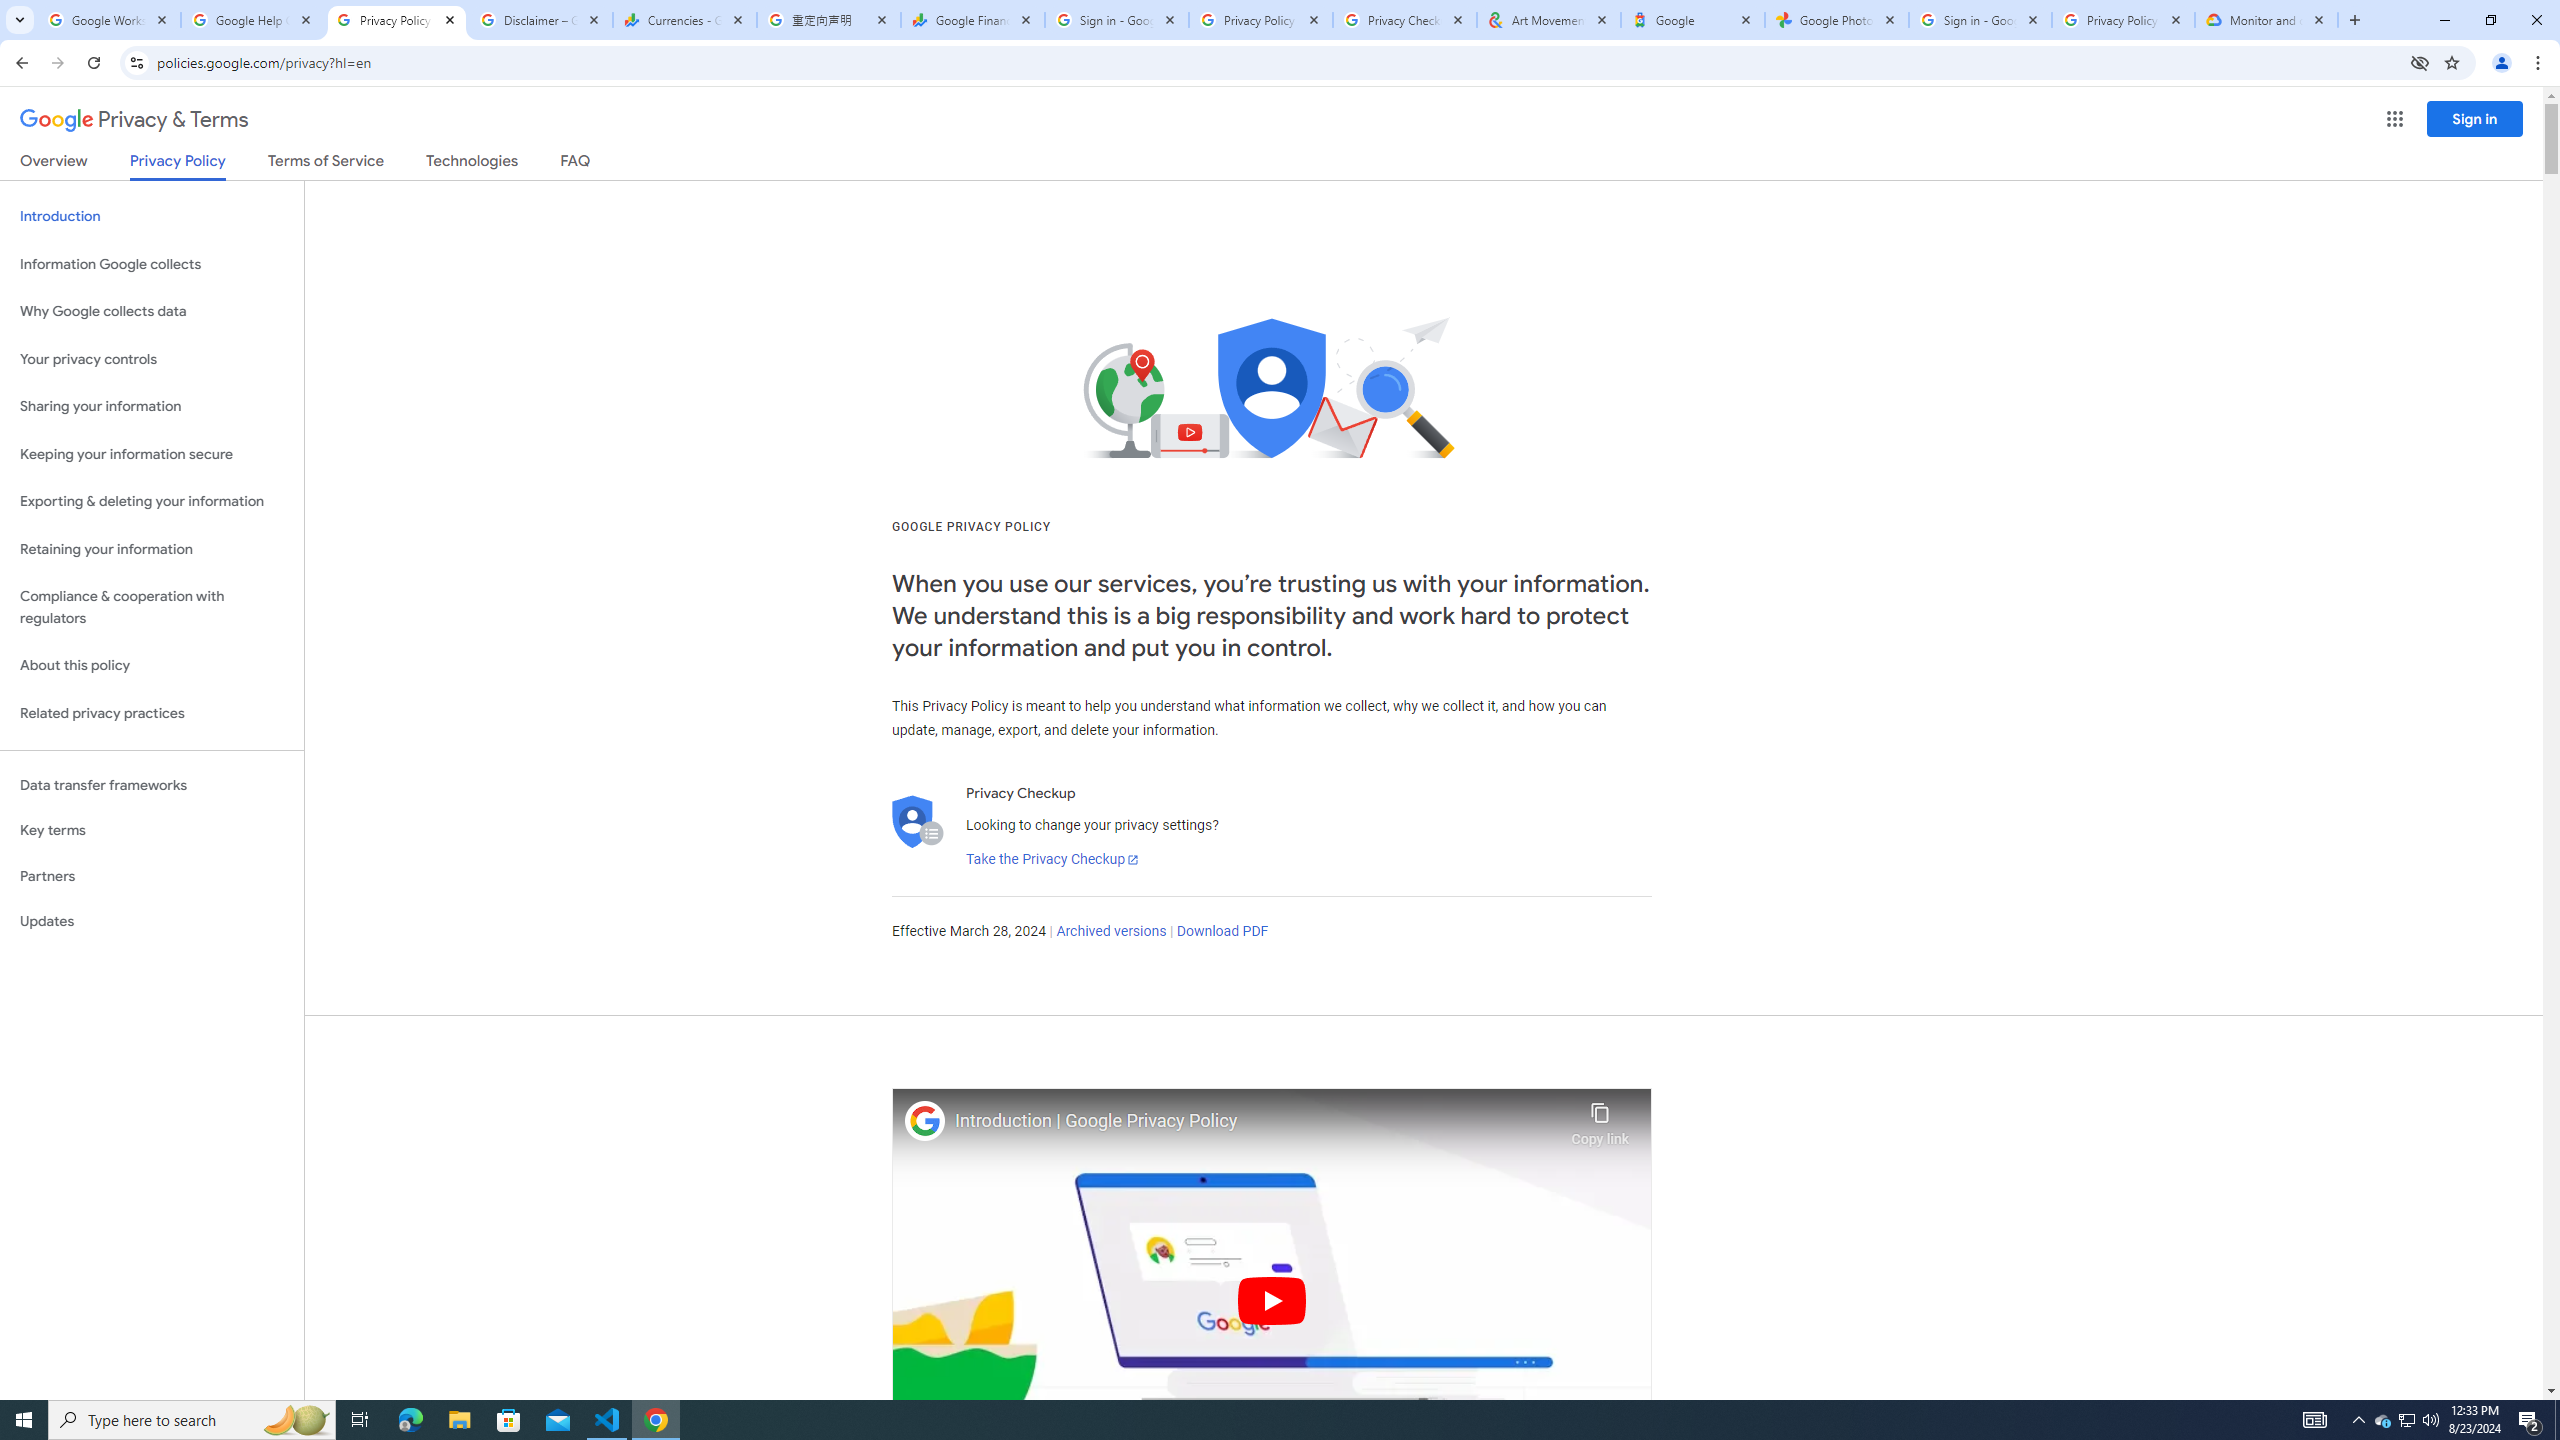 The height and width of the screenshot is (1440, 2560). I want to click on 'About this policy', so click(151, 666).